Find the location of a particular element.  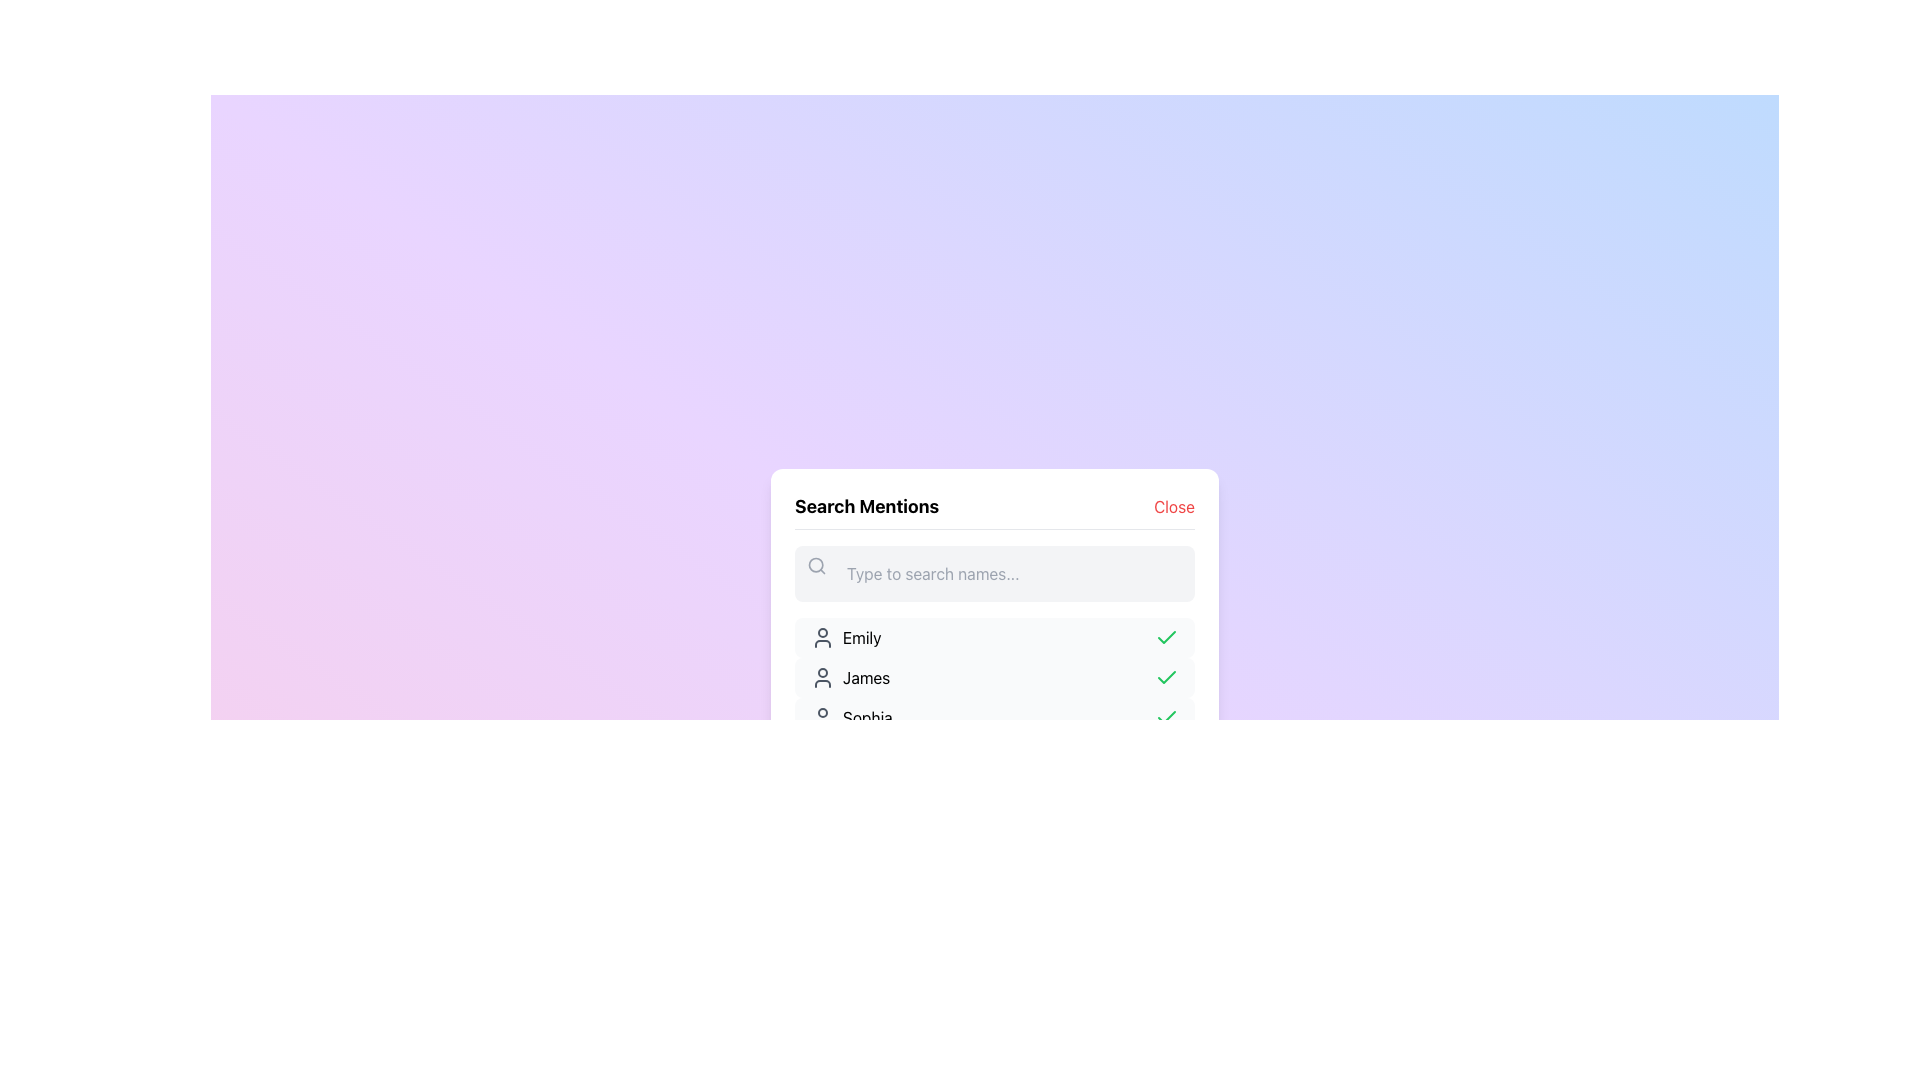

the green checkmark icon adjacent to 'Sophia' in the 'Search Mentions' list is located at coordinates (1166, 716).